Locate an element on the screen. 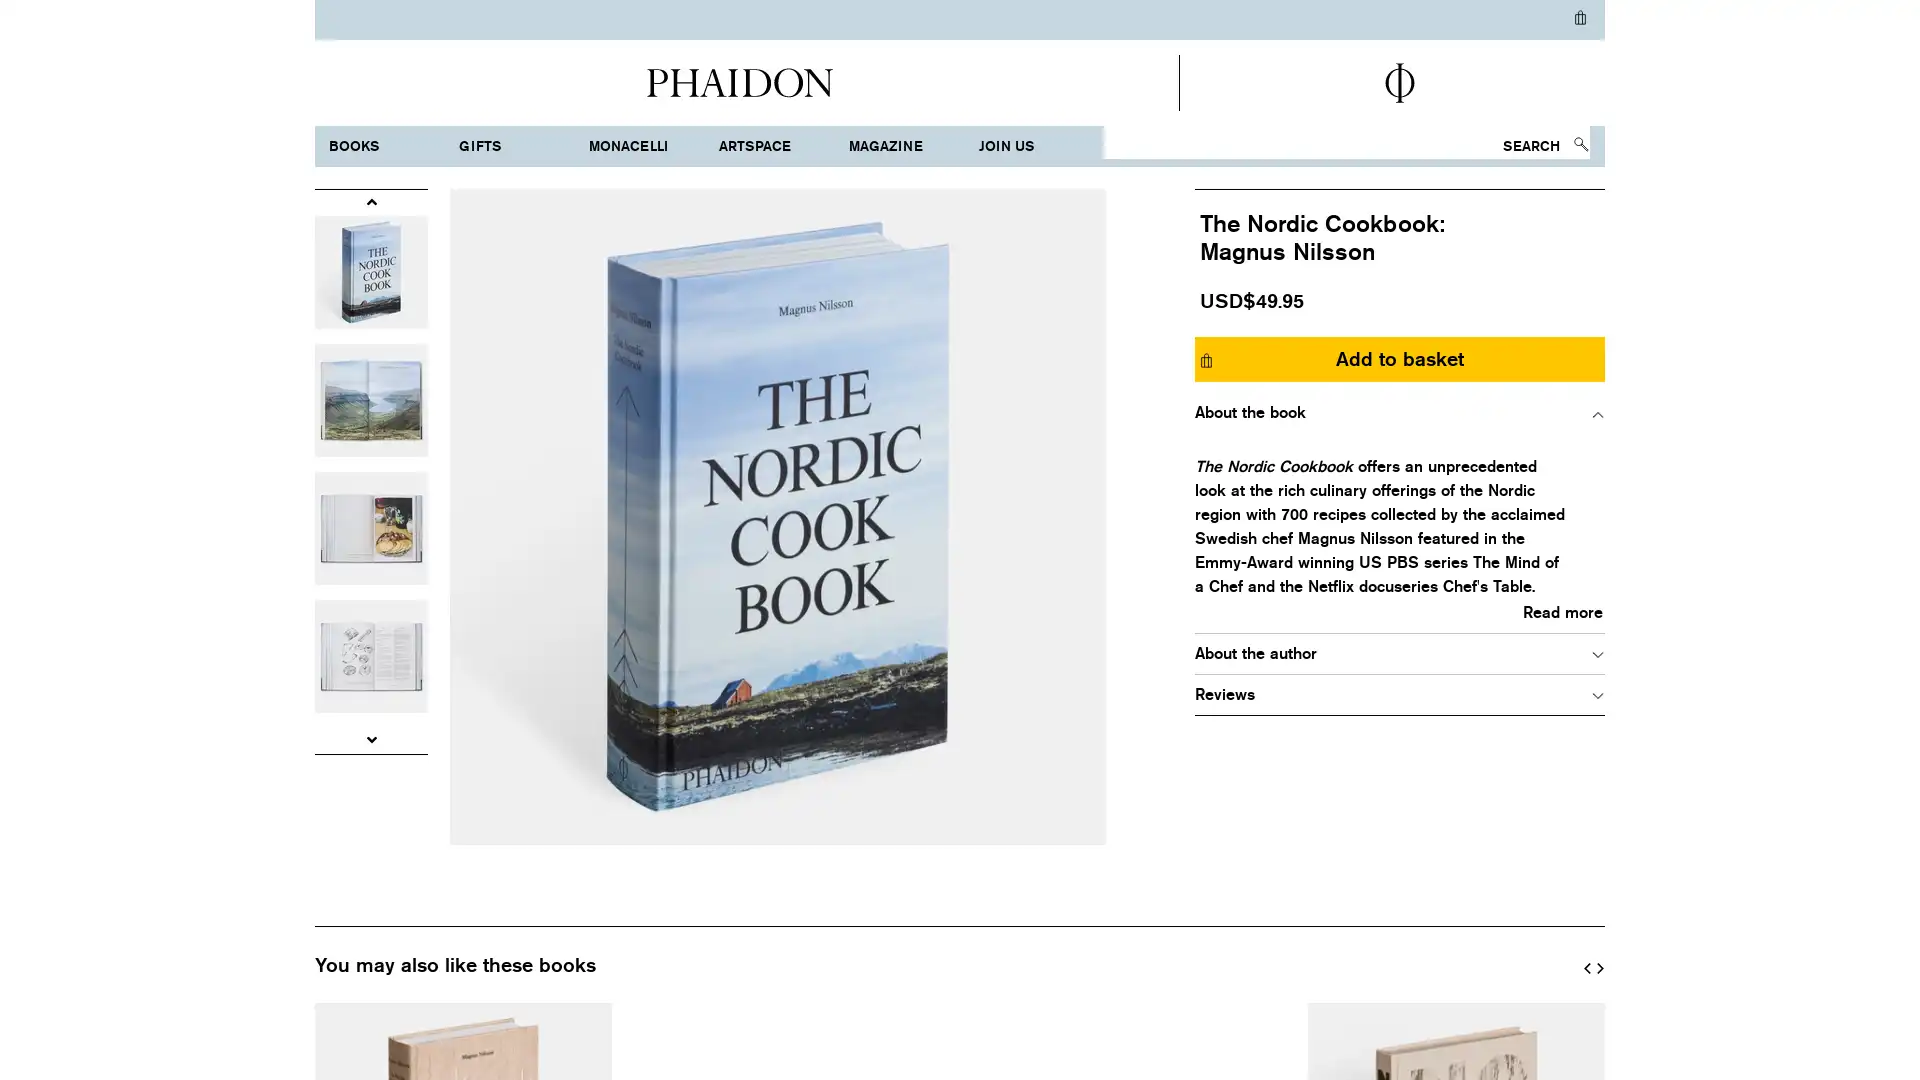 The height and width of the screenshot is (1080, 1920). Reviews is located at coordinates (1399, 693).